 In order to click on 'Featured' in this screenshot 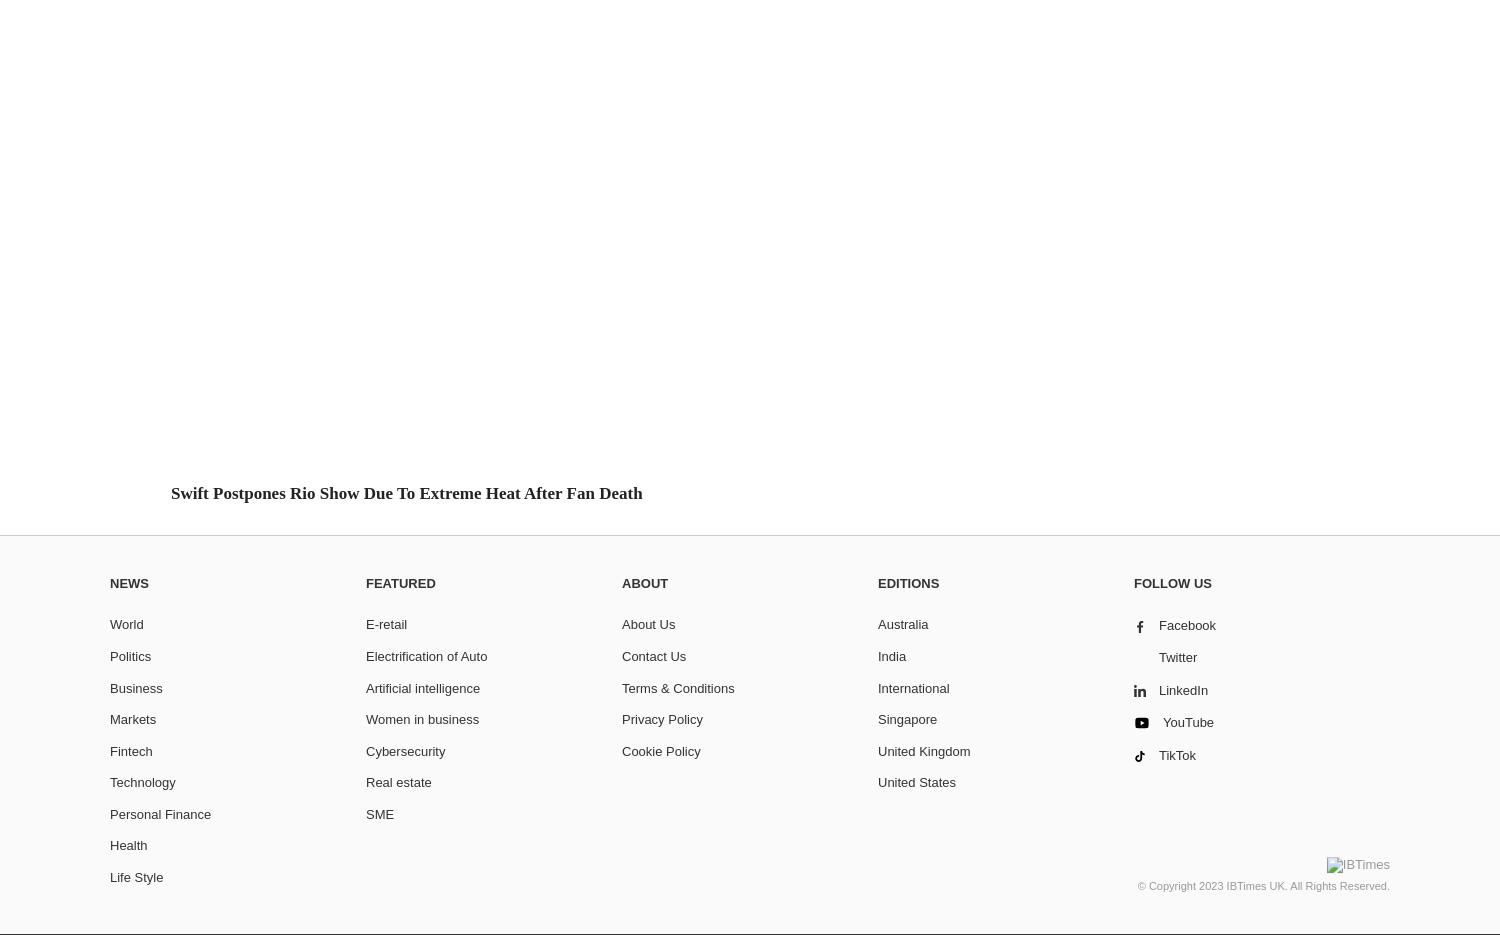, I will do `click(400, 582)`.